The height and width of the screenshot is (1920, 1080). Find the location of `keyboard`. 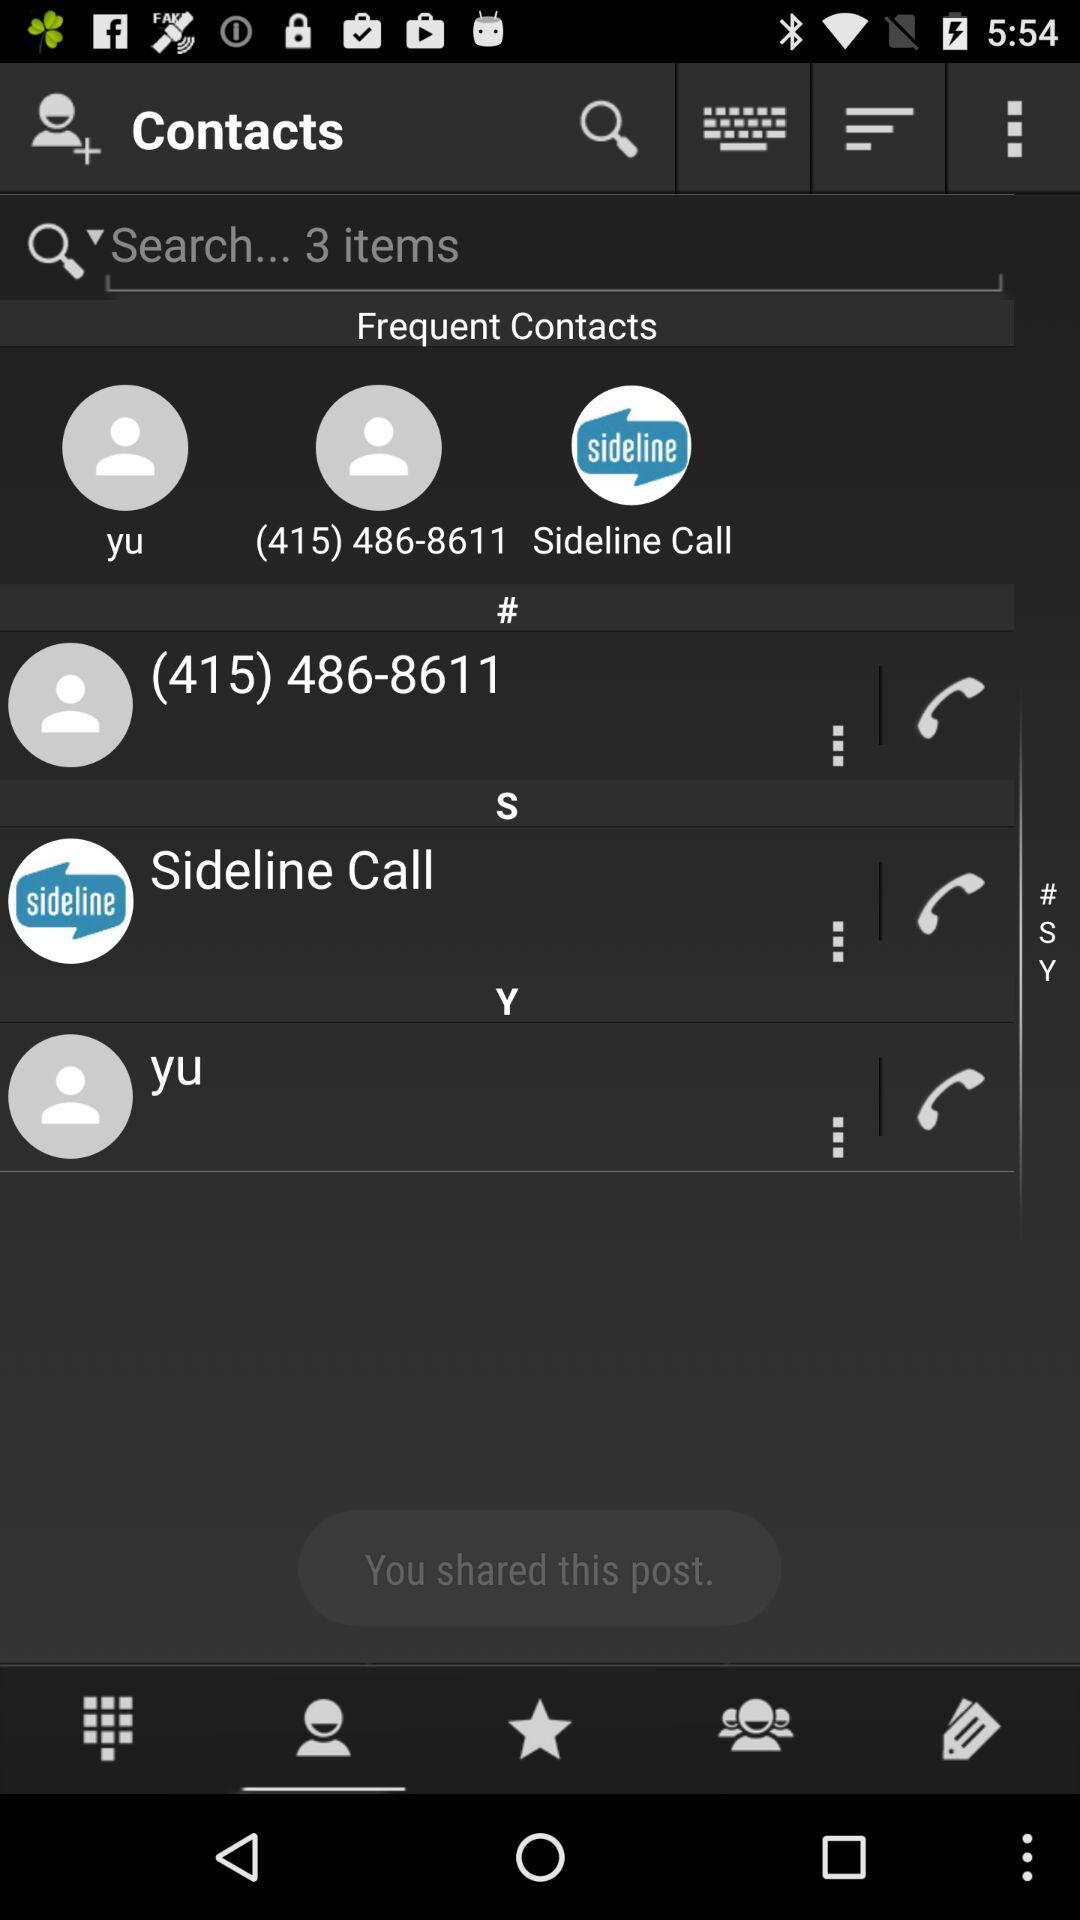

keyboard is located at coordinates (744, 127).